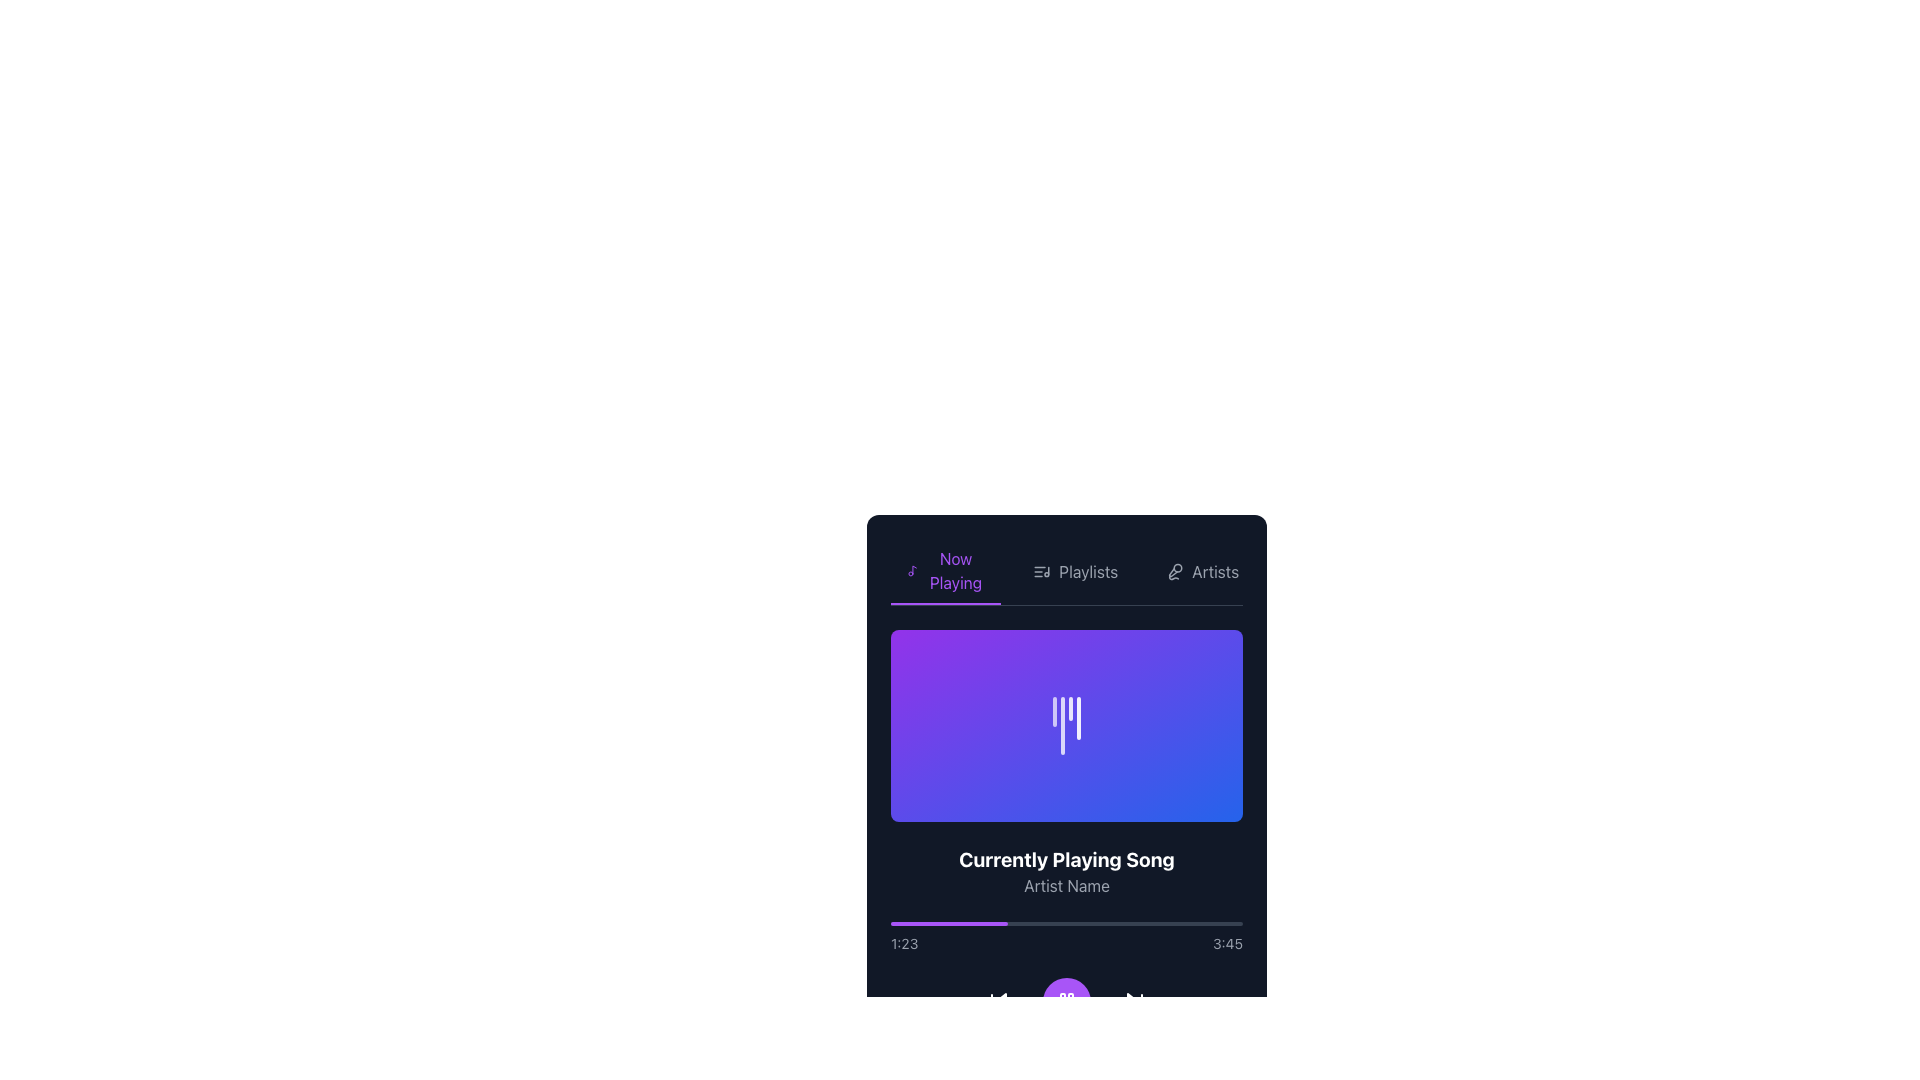 The width and height of the screenshot is (1920, 1080). I want to click on the purple musical note icon located to the left of the 'Now Playing' text, so click(911, 570).